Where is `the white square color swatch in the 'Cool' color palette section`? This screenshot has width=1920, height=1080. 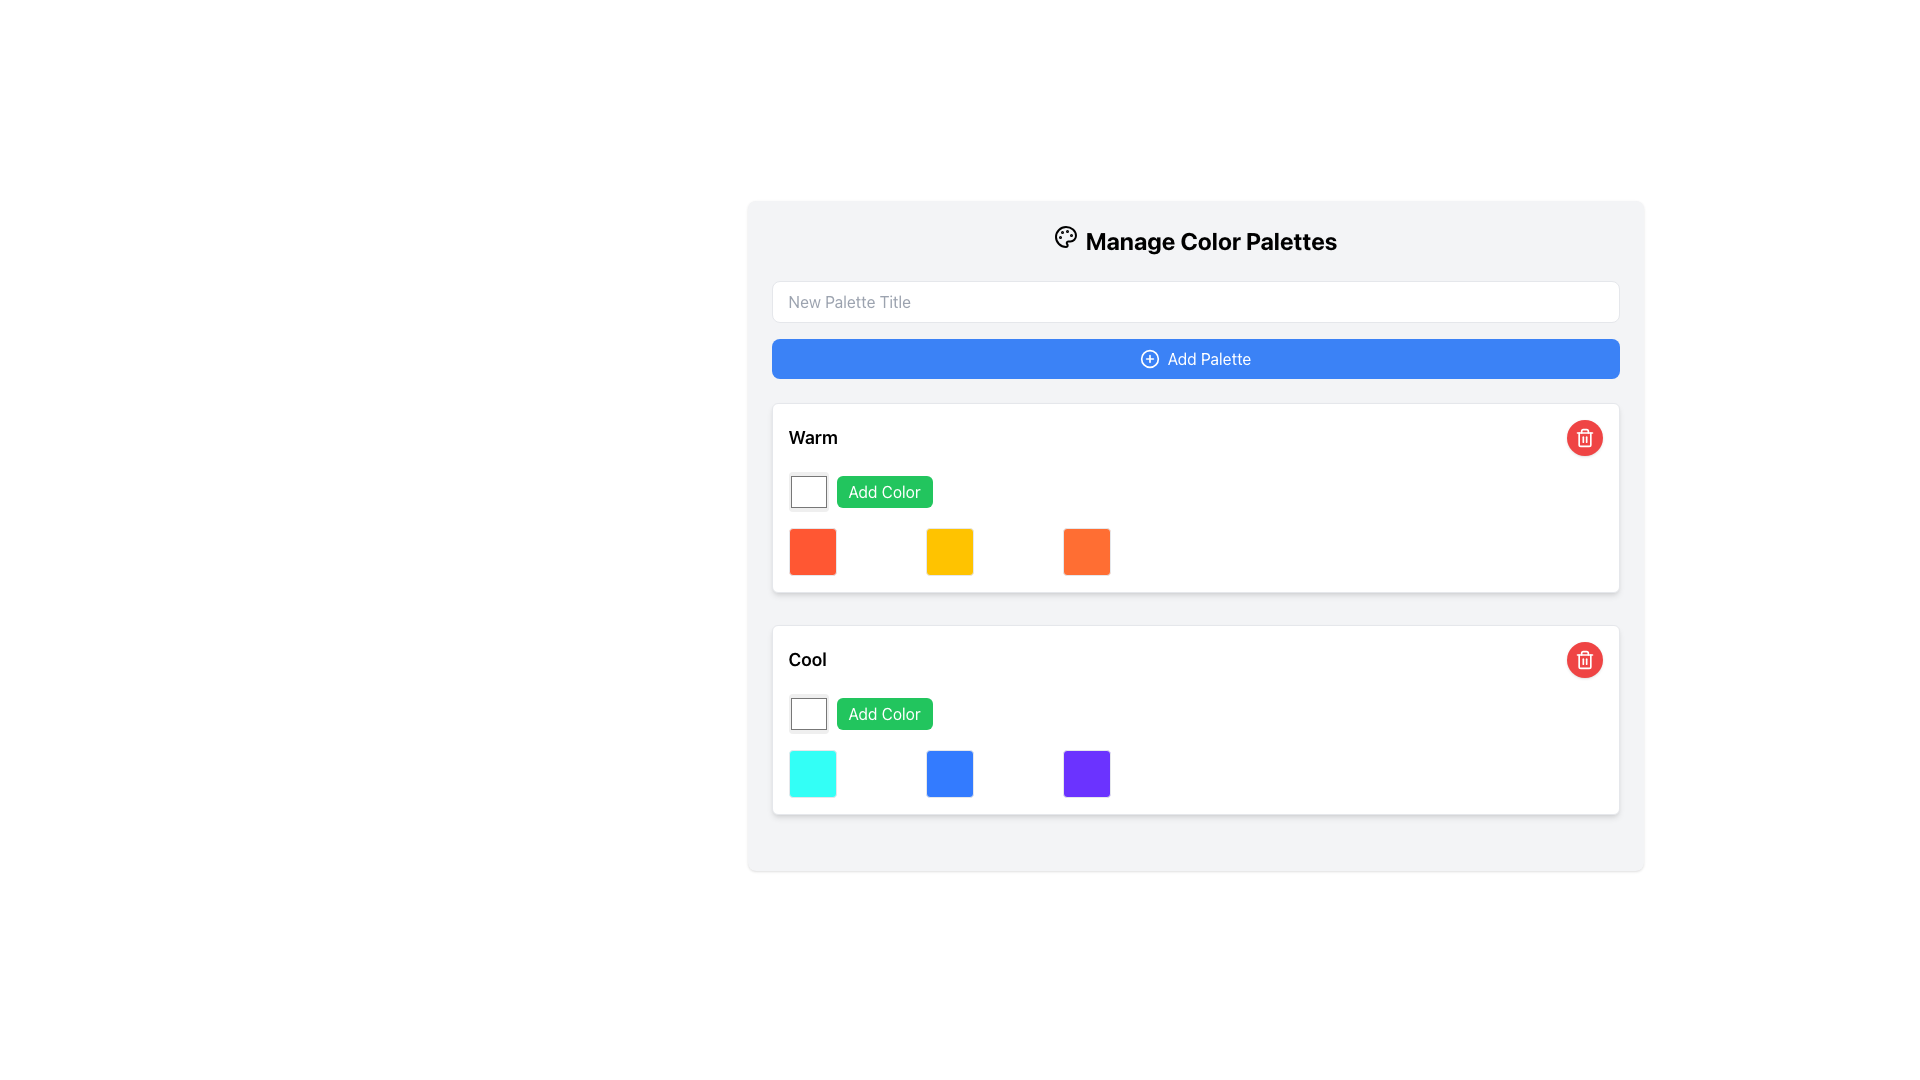 the white square color swatch in the 'Cool' color palette section is located at coordinates (808, 712).